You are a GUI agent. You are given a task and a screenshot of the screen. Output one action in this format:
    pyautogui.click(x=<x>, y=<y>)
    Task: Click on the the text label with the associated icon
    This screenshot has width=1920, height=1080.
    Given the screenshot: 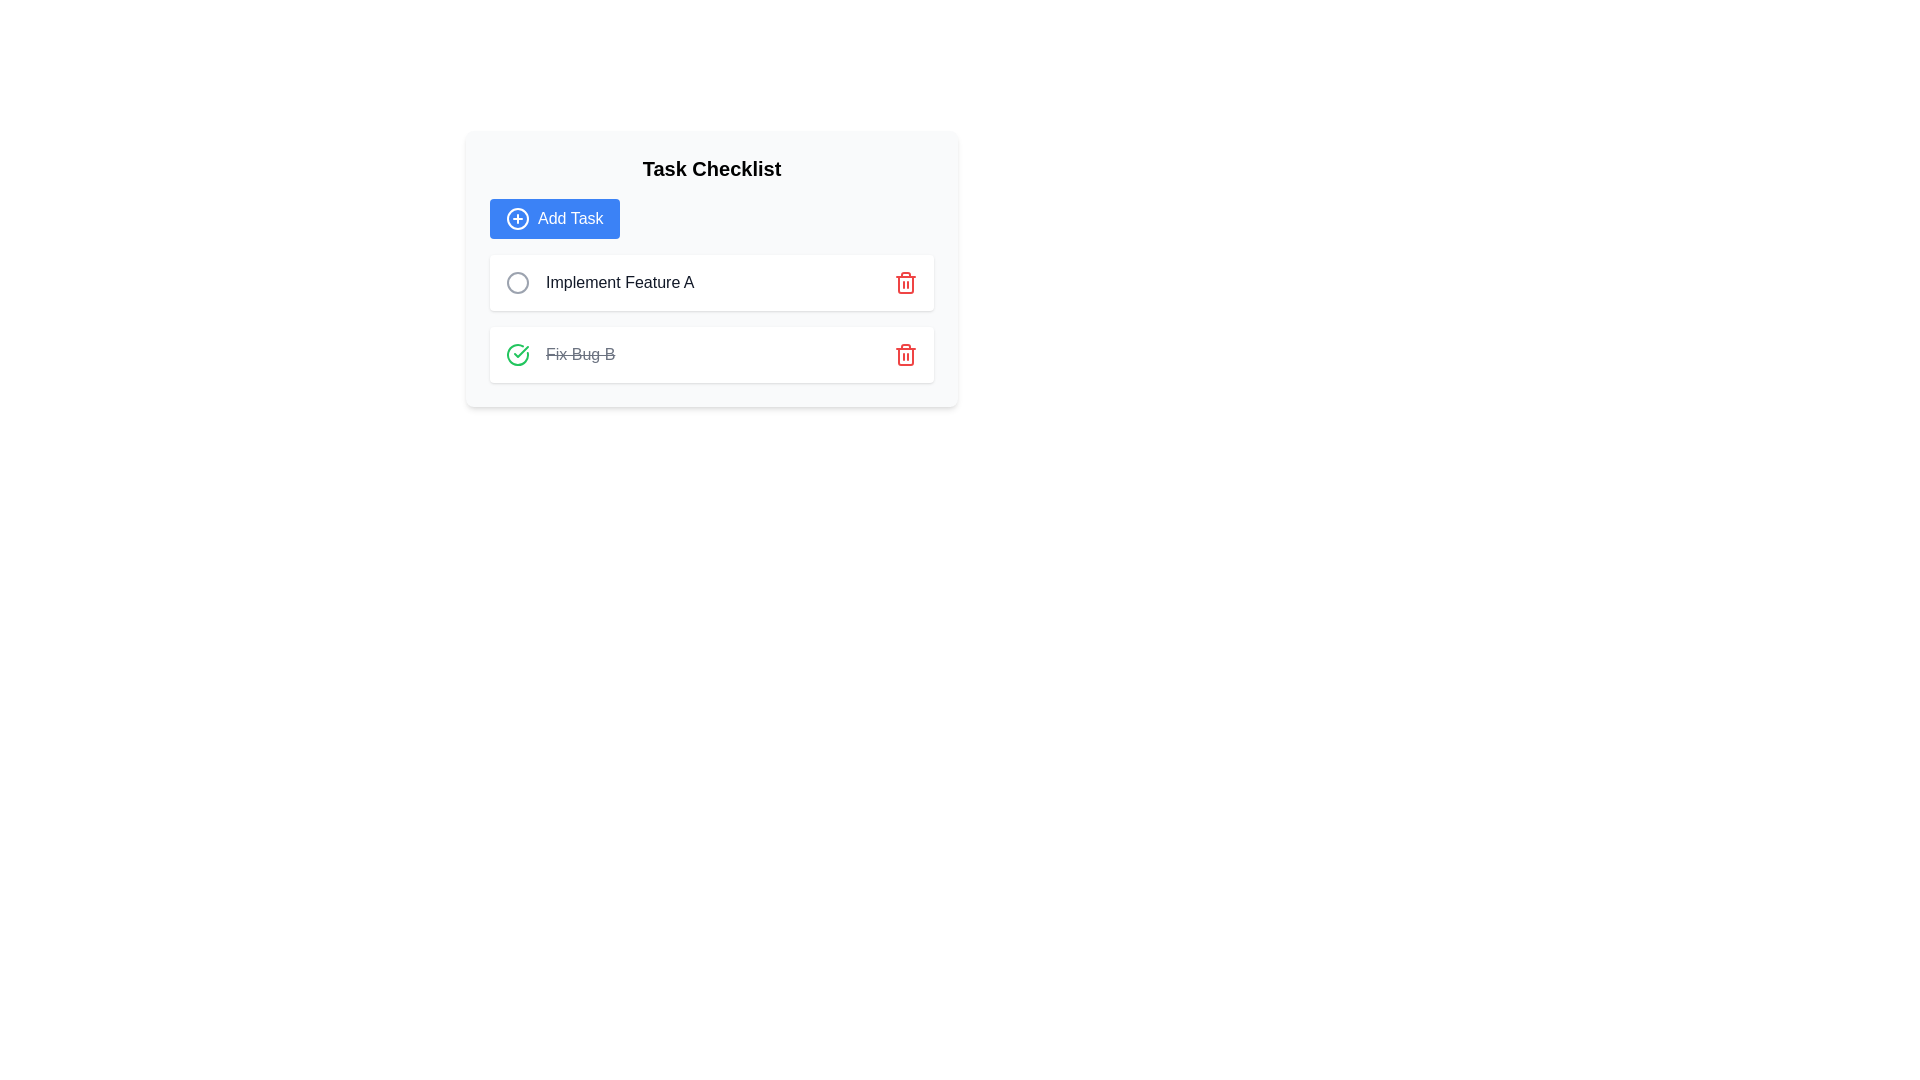 What is the action you would take?
    pyautogui.click(x=599, y=282)
    